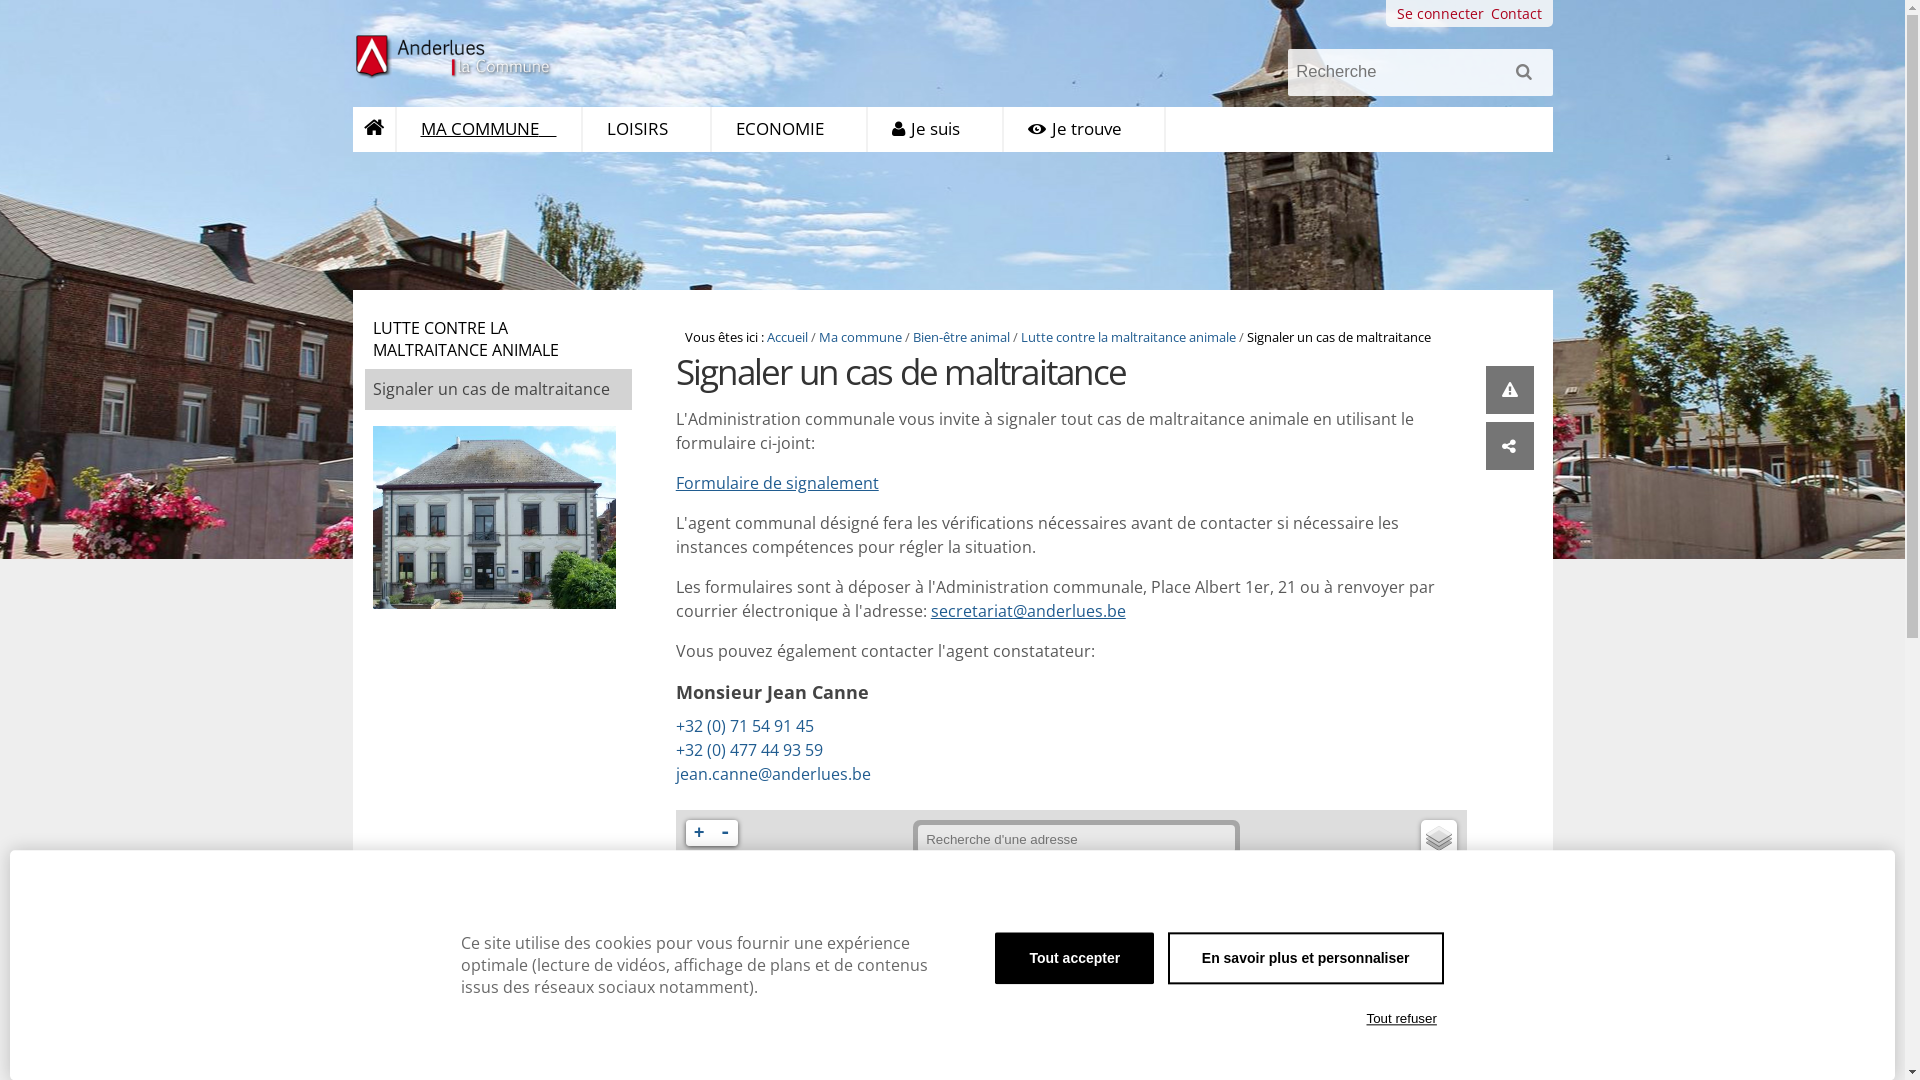  Describe the element at coordinates (1400, 1018) in the screenshot. I see `'Tout refuser'` at that location.